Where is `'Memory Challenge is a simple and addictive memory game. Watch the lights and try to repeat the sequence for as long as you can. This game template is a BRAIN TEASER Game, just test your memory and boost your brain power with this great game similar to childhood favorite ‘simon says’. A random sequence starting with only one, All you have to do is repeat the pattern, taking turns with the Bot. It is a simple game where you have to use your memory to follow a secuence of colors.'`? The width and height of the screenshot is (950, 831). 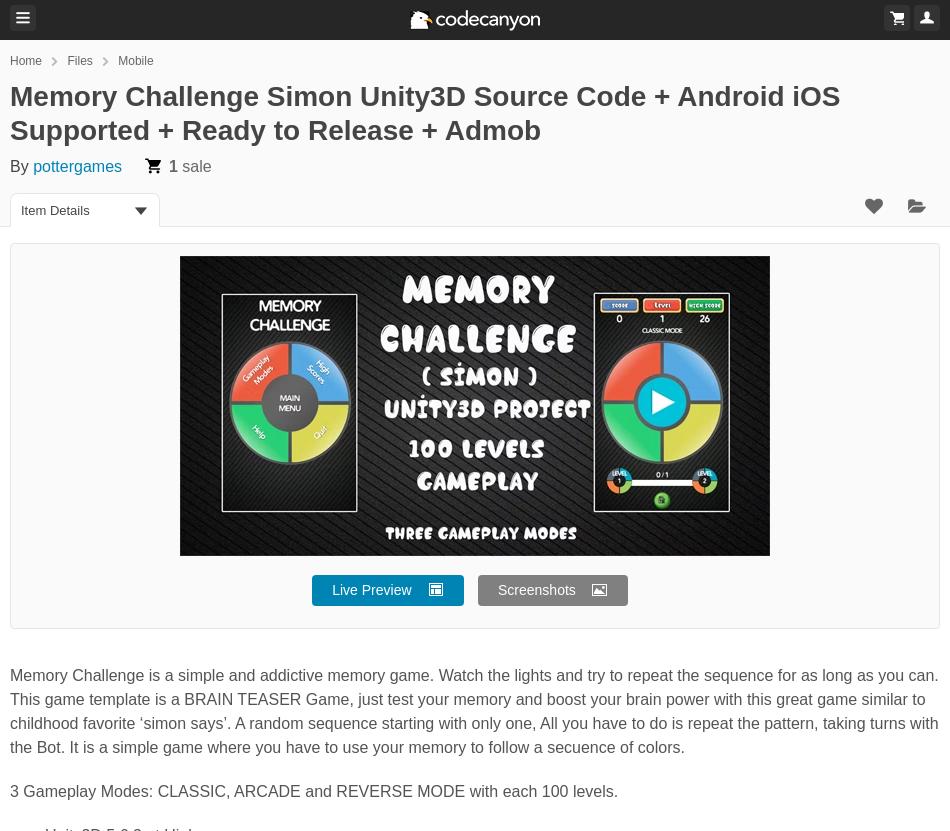 'Memory Challenge is a simple and addictive memory game. Watch the lights and try to repeat the sequence for as long as you can. This game template is a BRAIN TEASER Game, just test your memory and boost your brain power with this great game similar to childhood favorite ‘simon says’. A random sequence starting with only one, All you have to do is repeat the pattern, taking turns with the Bot. It is a simple game where you have to use your memory to follow a secuence of colors.' is located at coordinates (472, 710).